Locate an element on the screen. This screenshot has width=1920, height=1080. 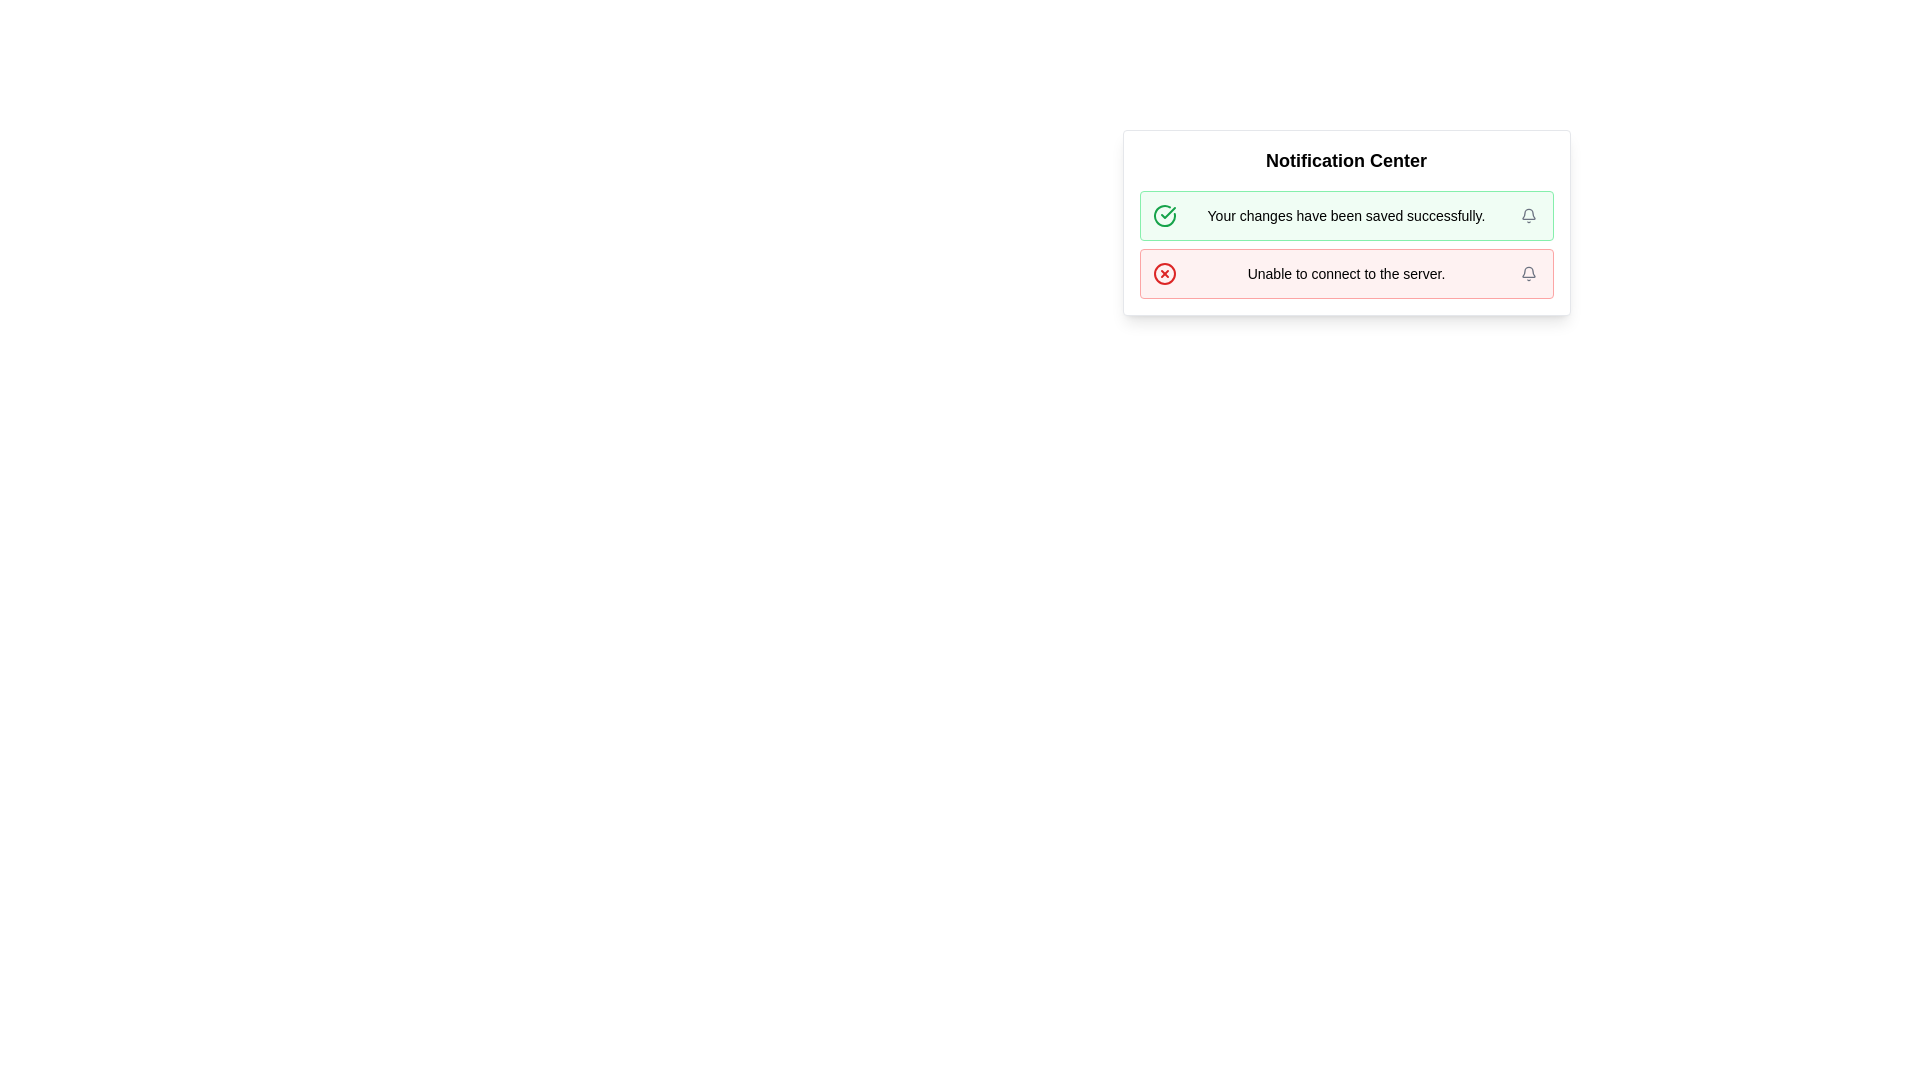
the textual notification message displaying 'Your changes have been saved successfully.' in the Notification Center widget, which is centrally located within a green background box is located at coordinates (1346, 216).